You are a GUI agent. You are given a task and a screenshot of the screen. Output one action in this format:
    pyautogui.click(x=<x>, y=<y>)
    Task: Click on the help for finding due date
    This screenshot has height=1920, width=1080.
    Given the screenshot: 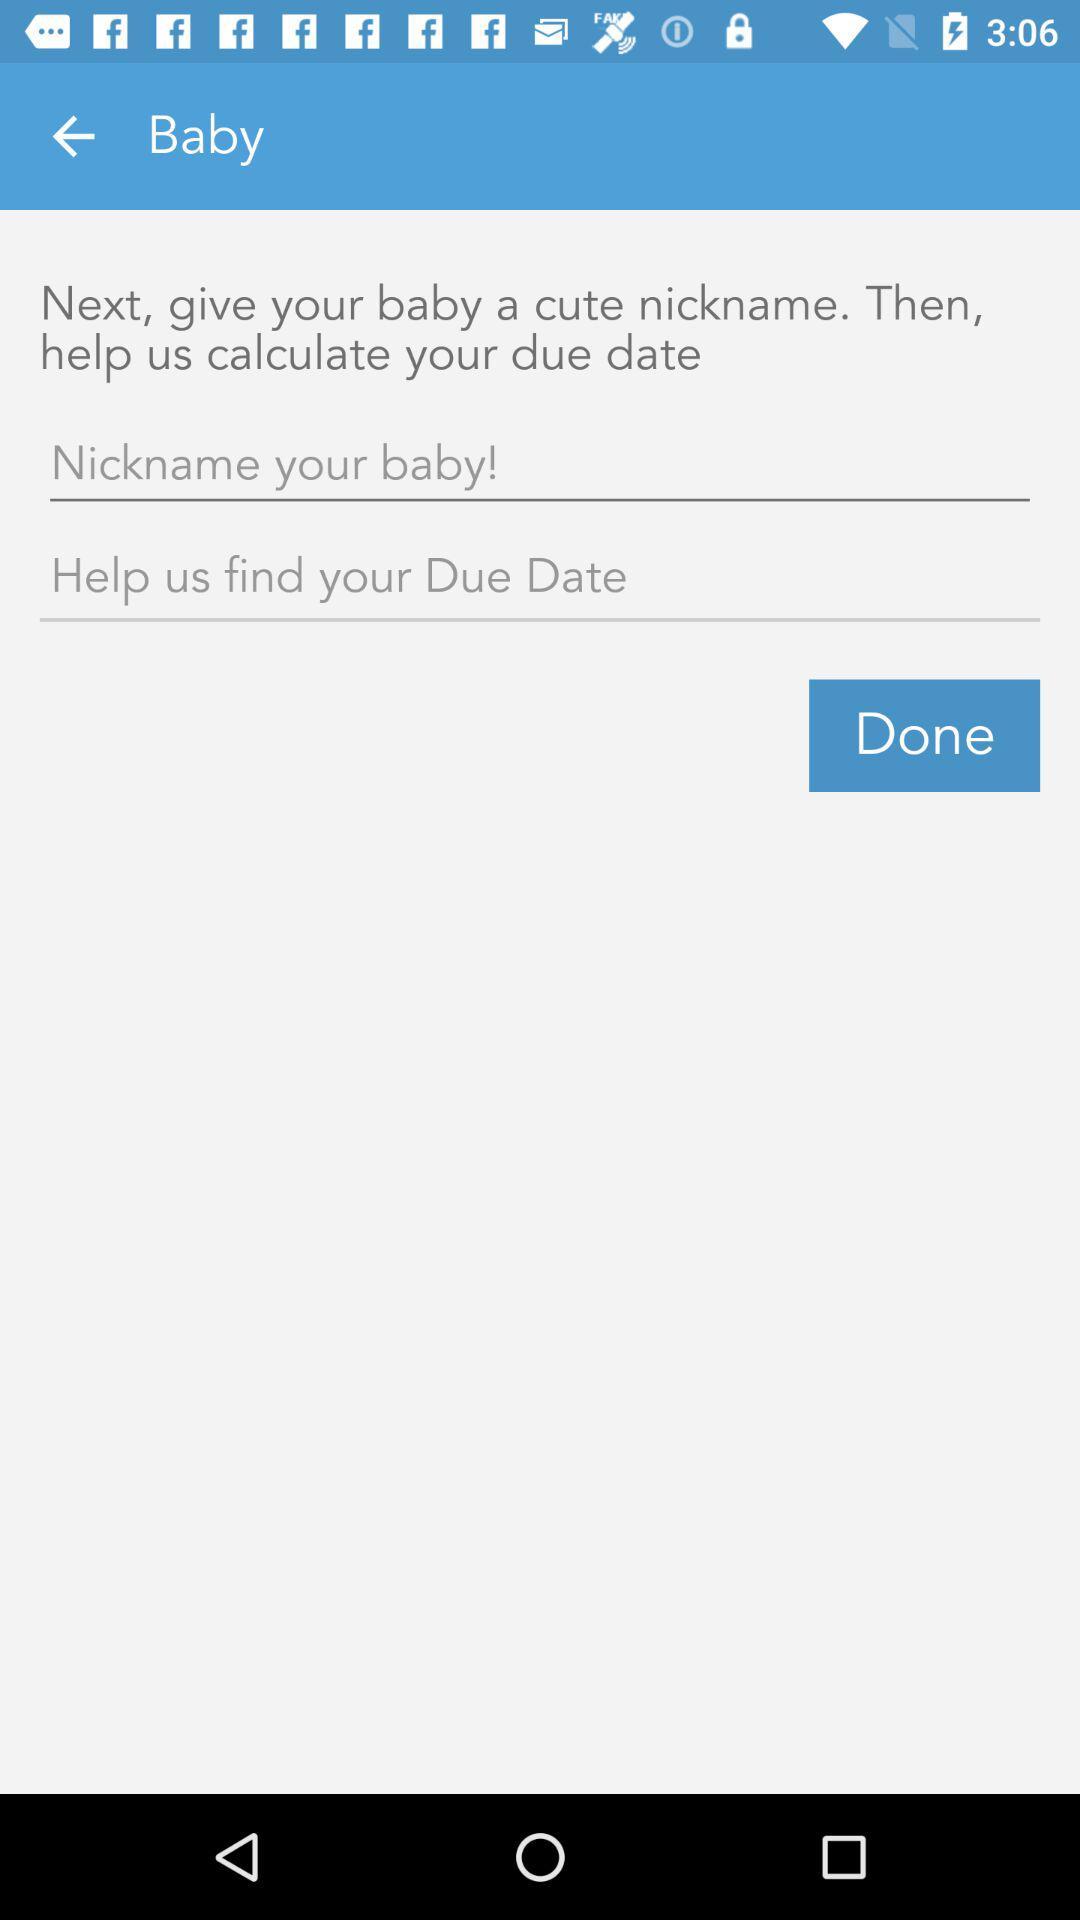 What is the action you would take?
    pyautogui.click(x=540, y=579)
    